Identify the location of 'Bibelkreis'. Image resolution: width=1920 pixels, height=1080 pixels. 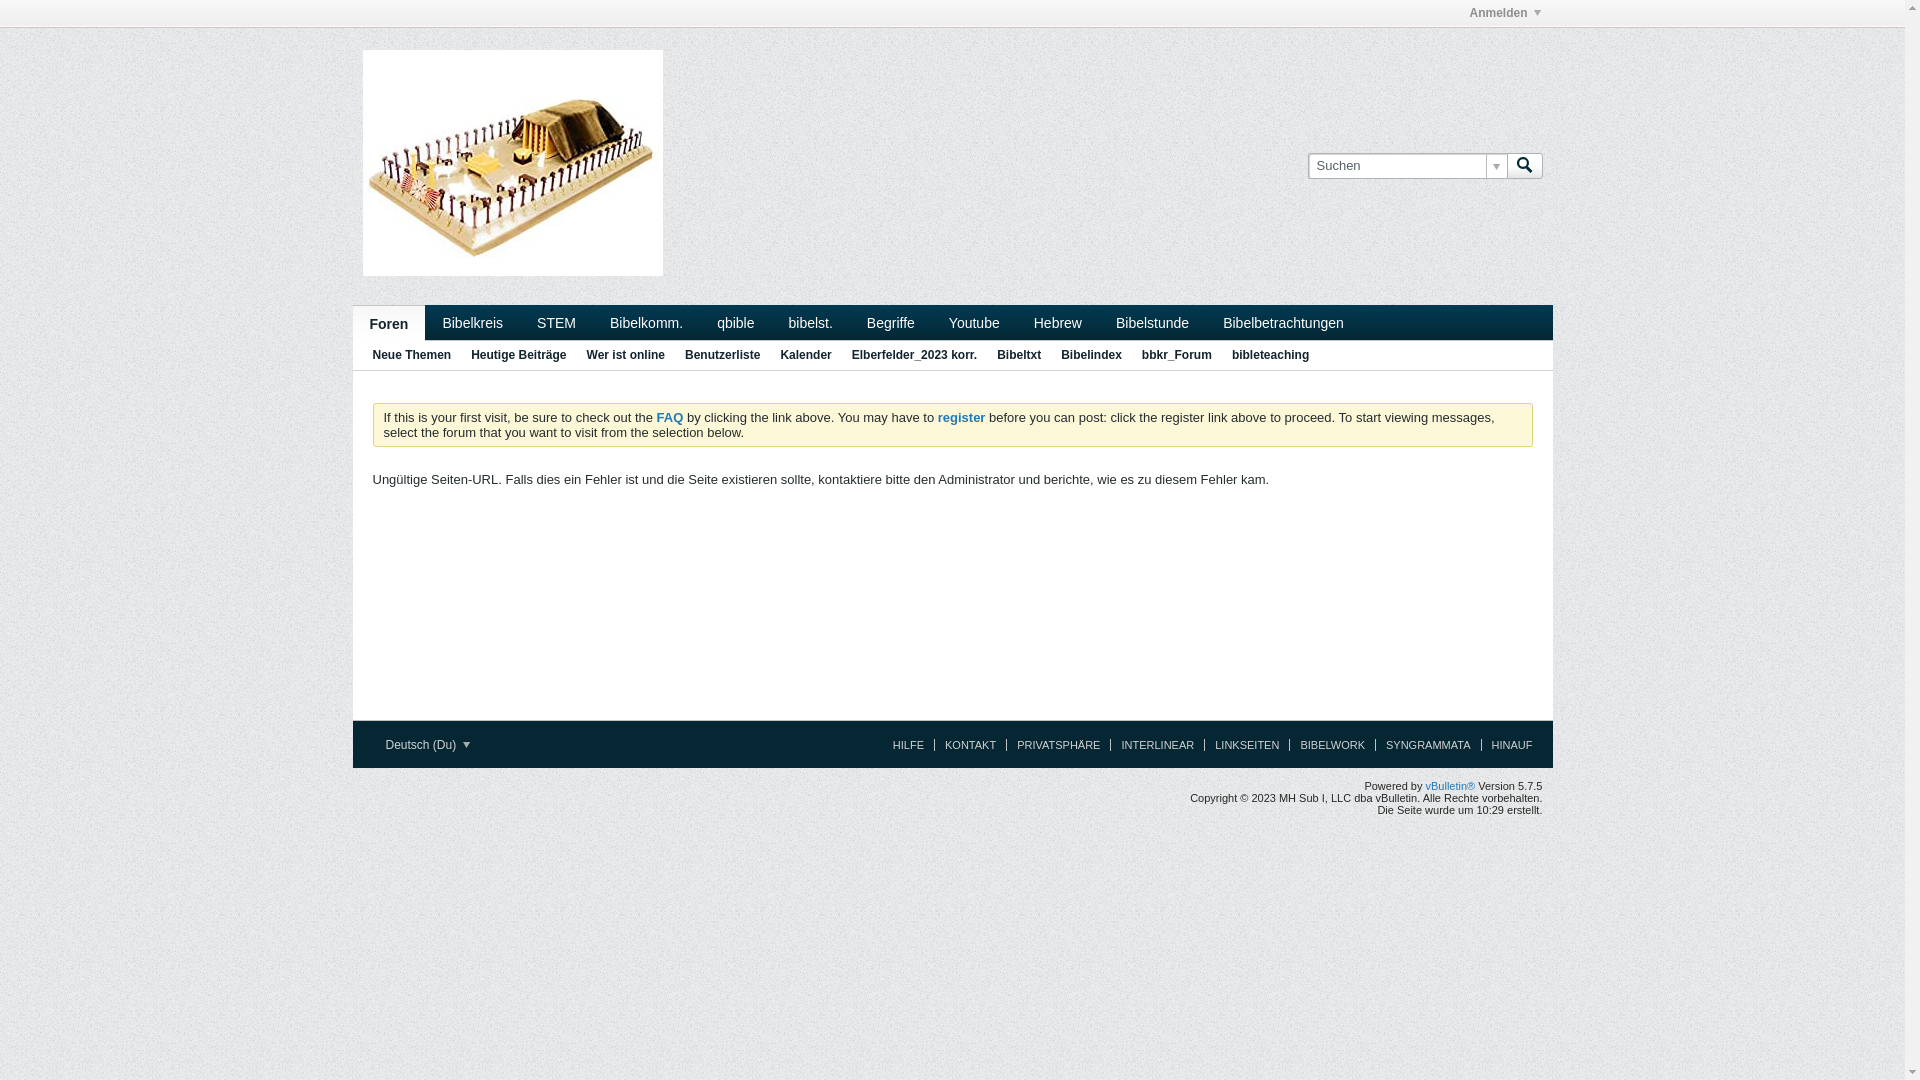
(471, 321).